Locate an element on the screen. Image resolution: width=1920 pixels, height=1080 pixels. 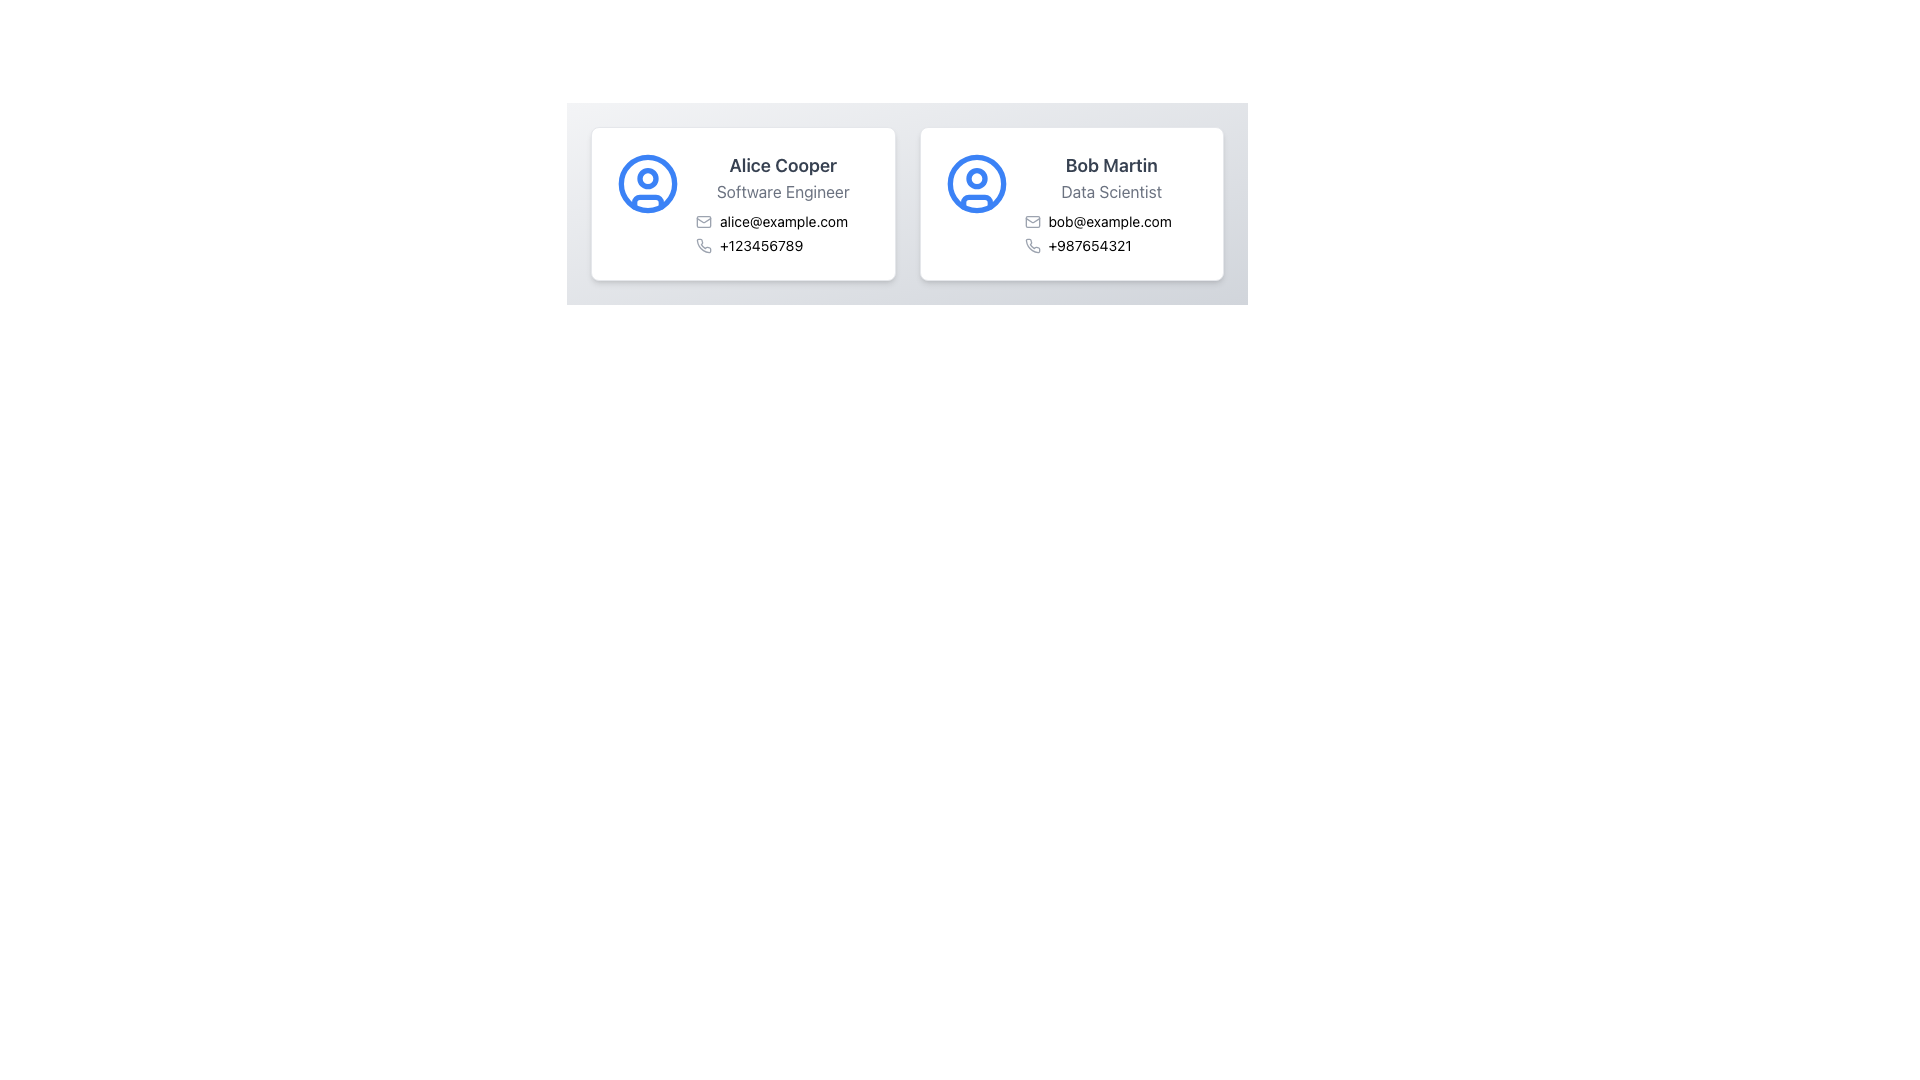
Circle SVG element that represents the user's head in the user profile icon located in the right profile card is located at coordinates (976, 177).